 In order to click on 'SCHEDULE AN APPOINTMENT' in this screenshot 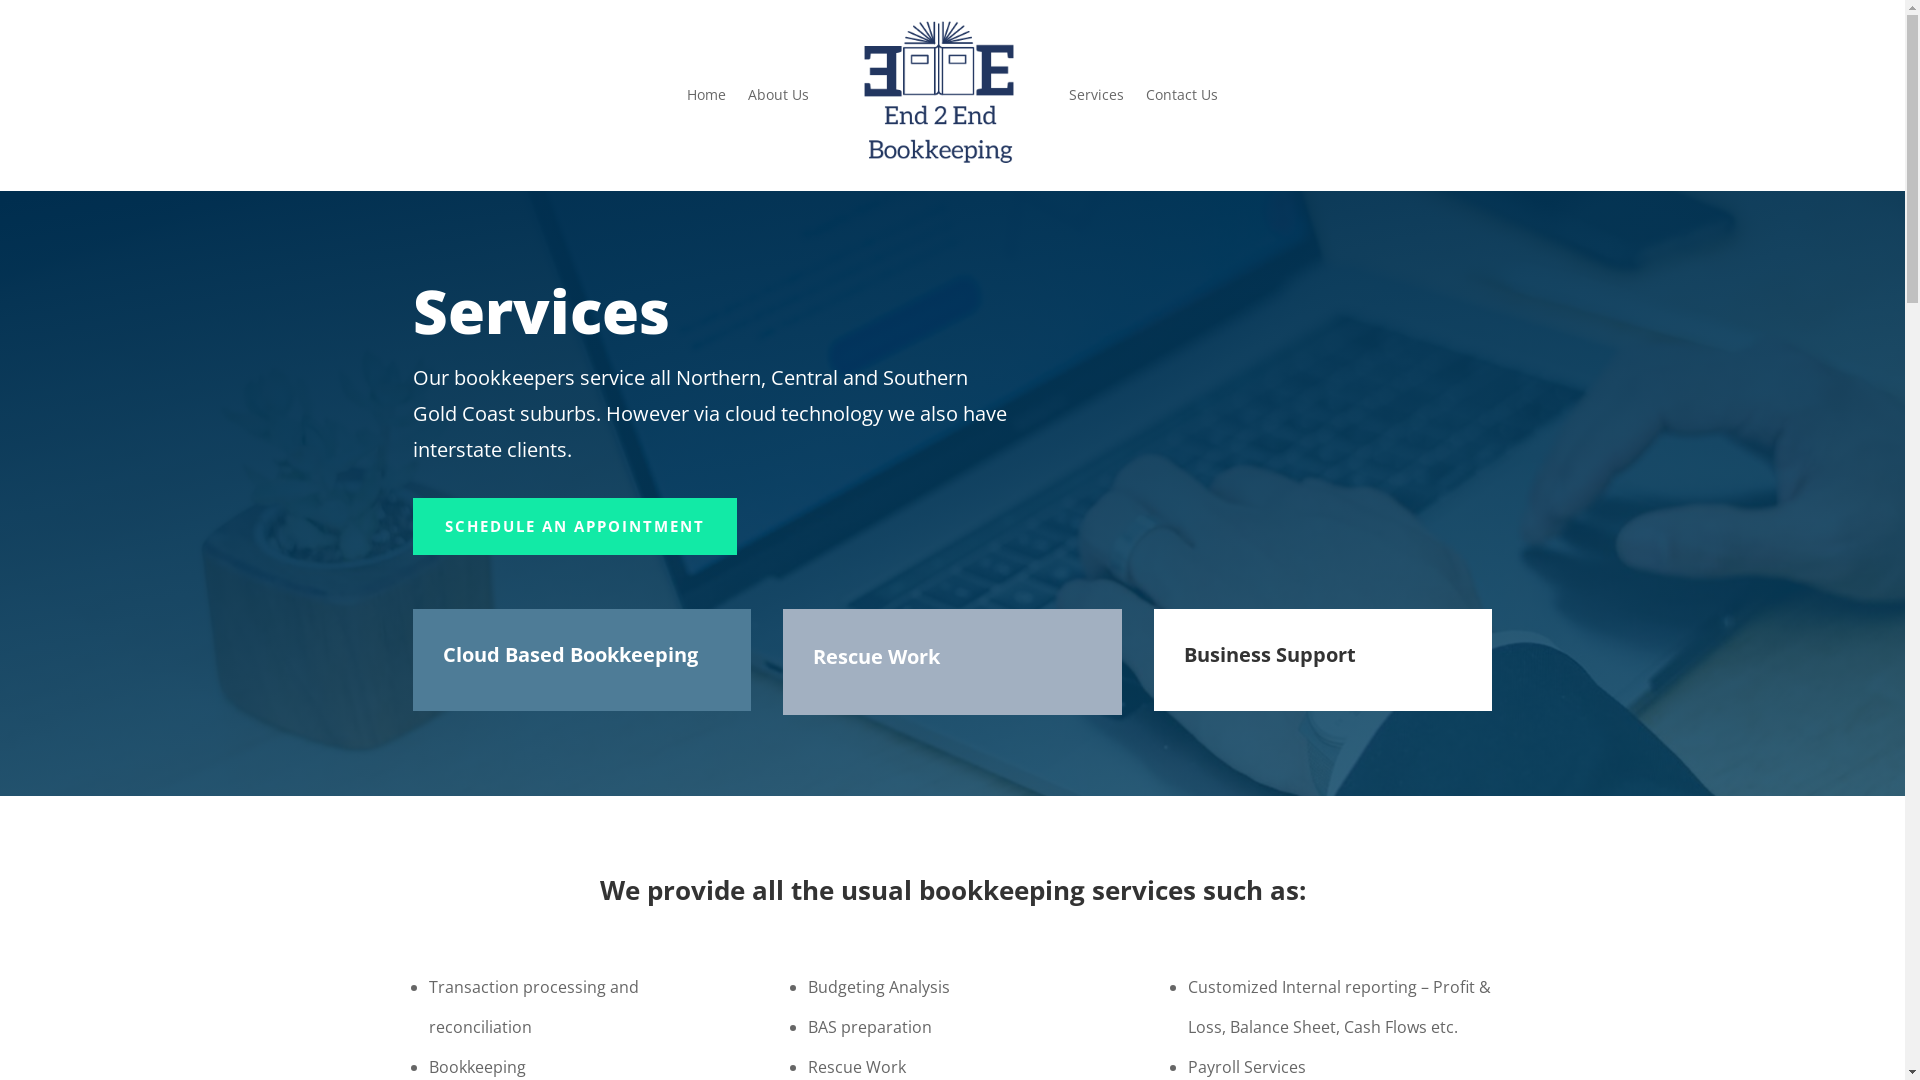, I will do `click(573, 526)`.